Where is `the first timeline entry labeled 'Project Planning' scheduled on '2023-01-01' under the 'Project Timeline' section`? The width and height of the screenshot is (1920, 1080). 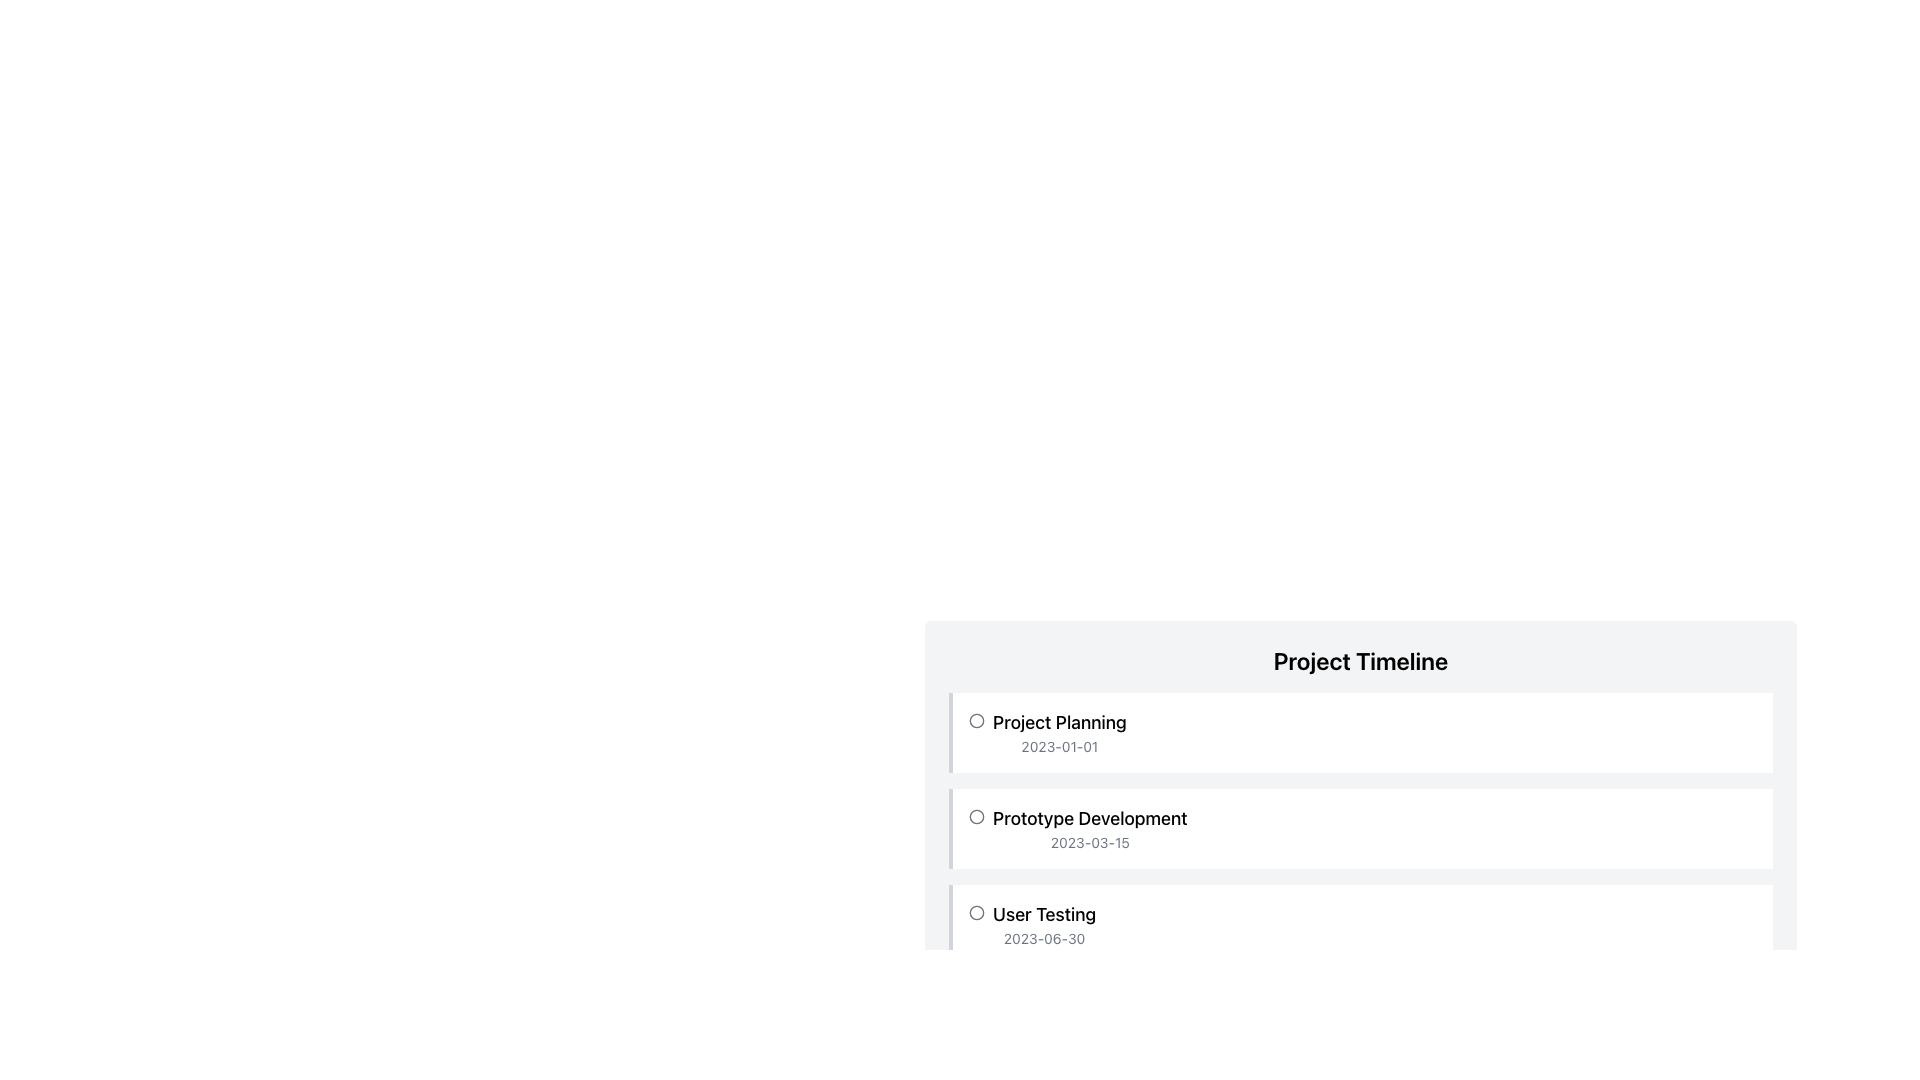
the first timeline entry labeled 'Project Planning' scheduled on '2023-01-01' under the 'Project Timeline' section is located at coordinates (1362, 732).